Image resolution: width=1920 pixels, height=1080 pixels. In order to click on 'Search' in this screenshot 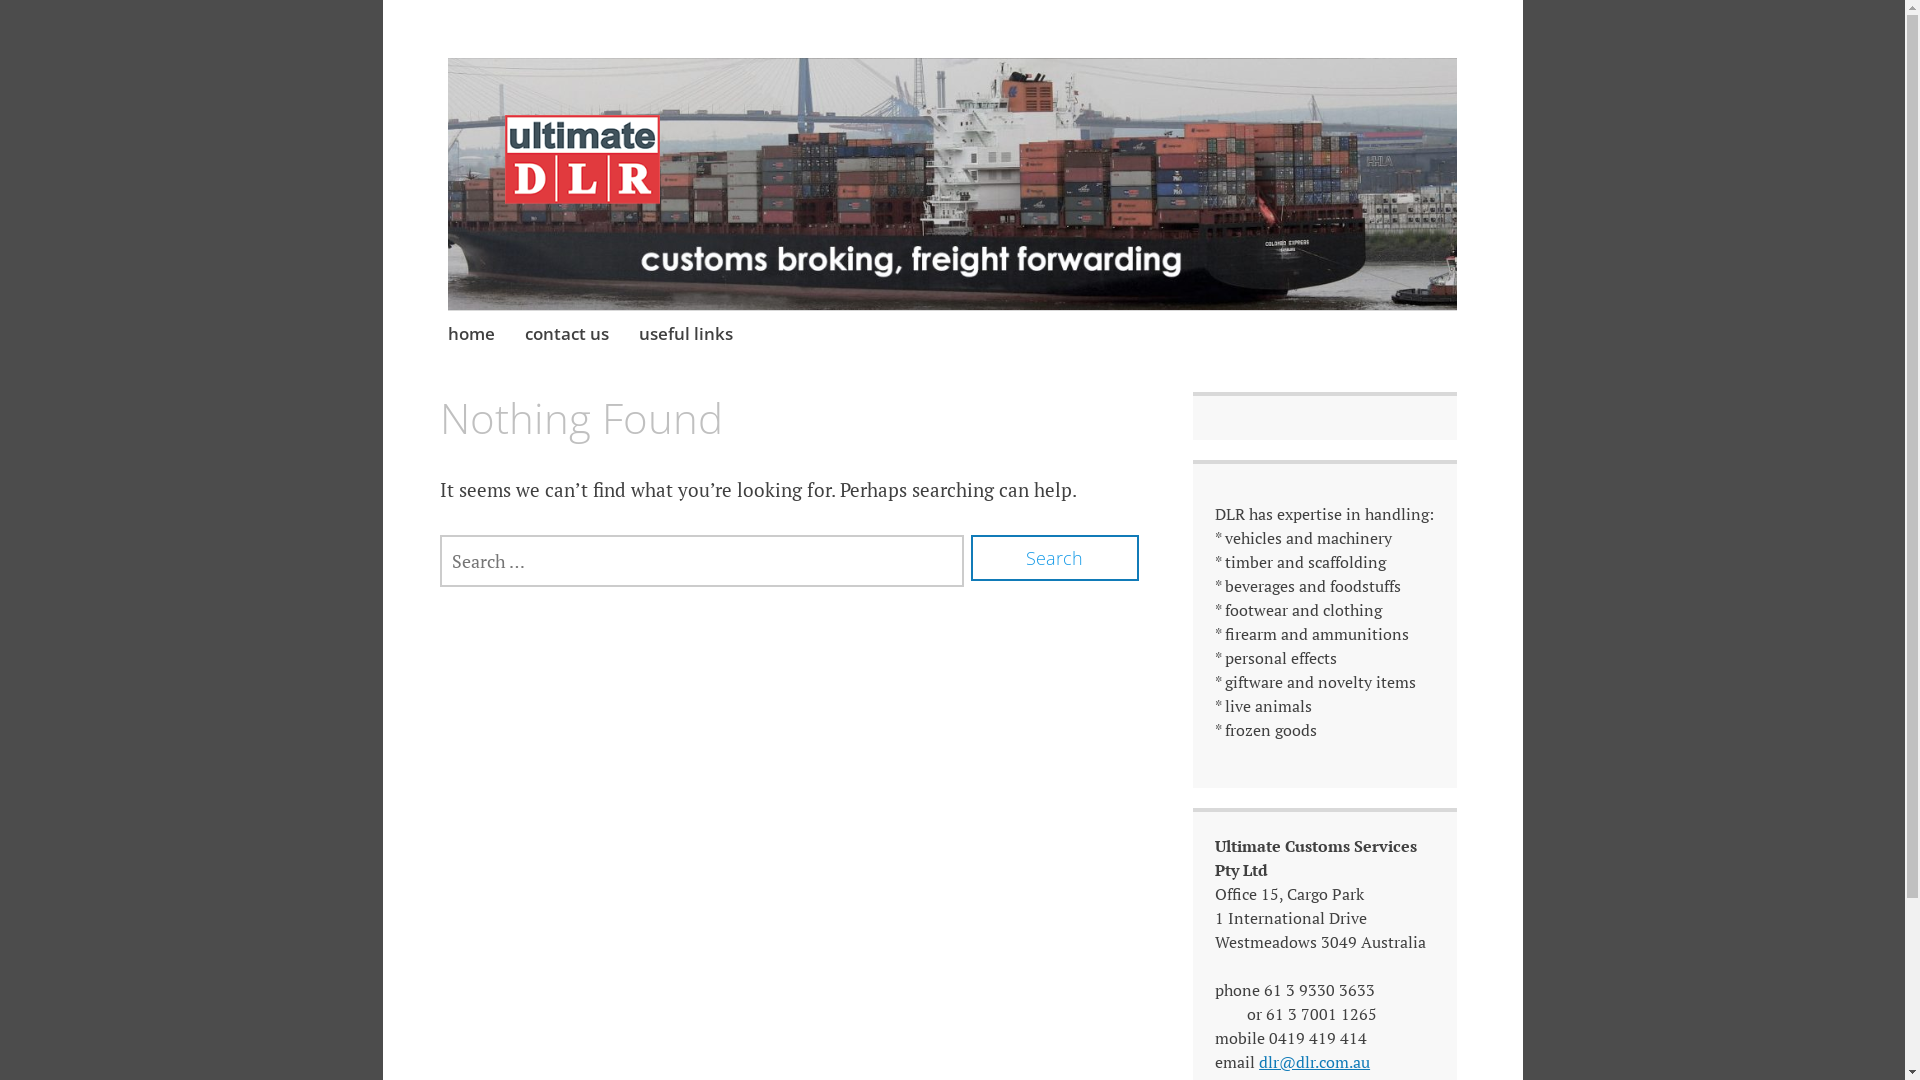, I will do `click(1054, 558)`.